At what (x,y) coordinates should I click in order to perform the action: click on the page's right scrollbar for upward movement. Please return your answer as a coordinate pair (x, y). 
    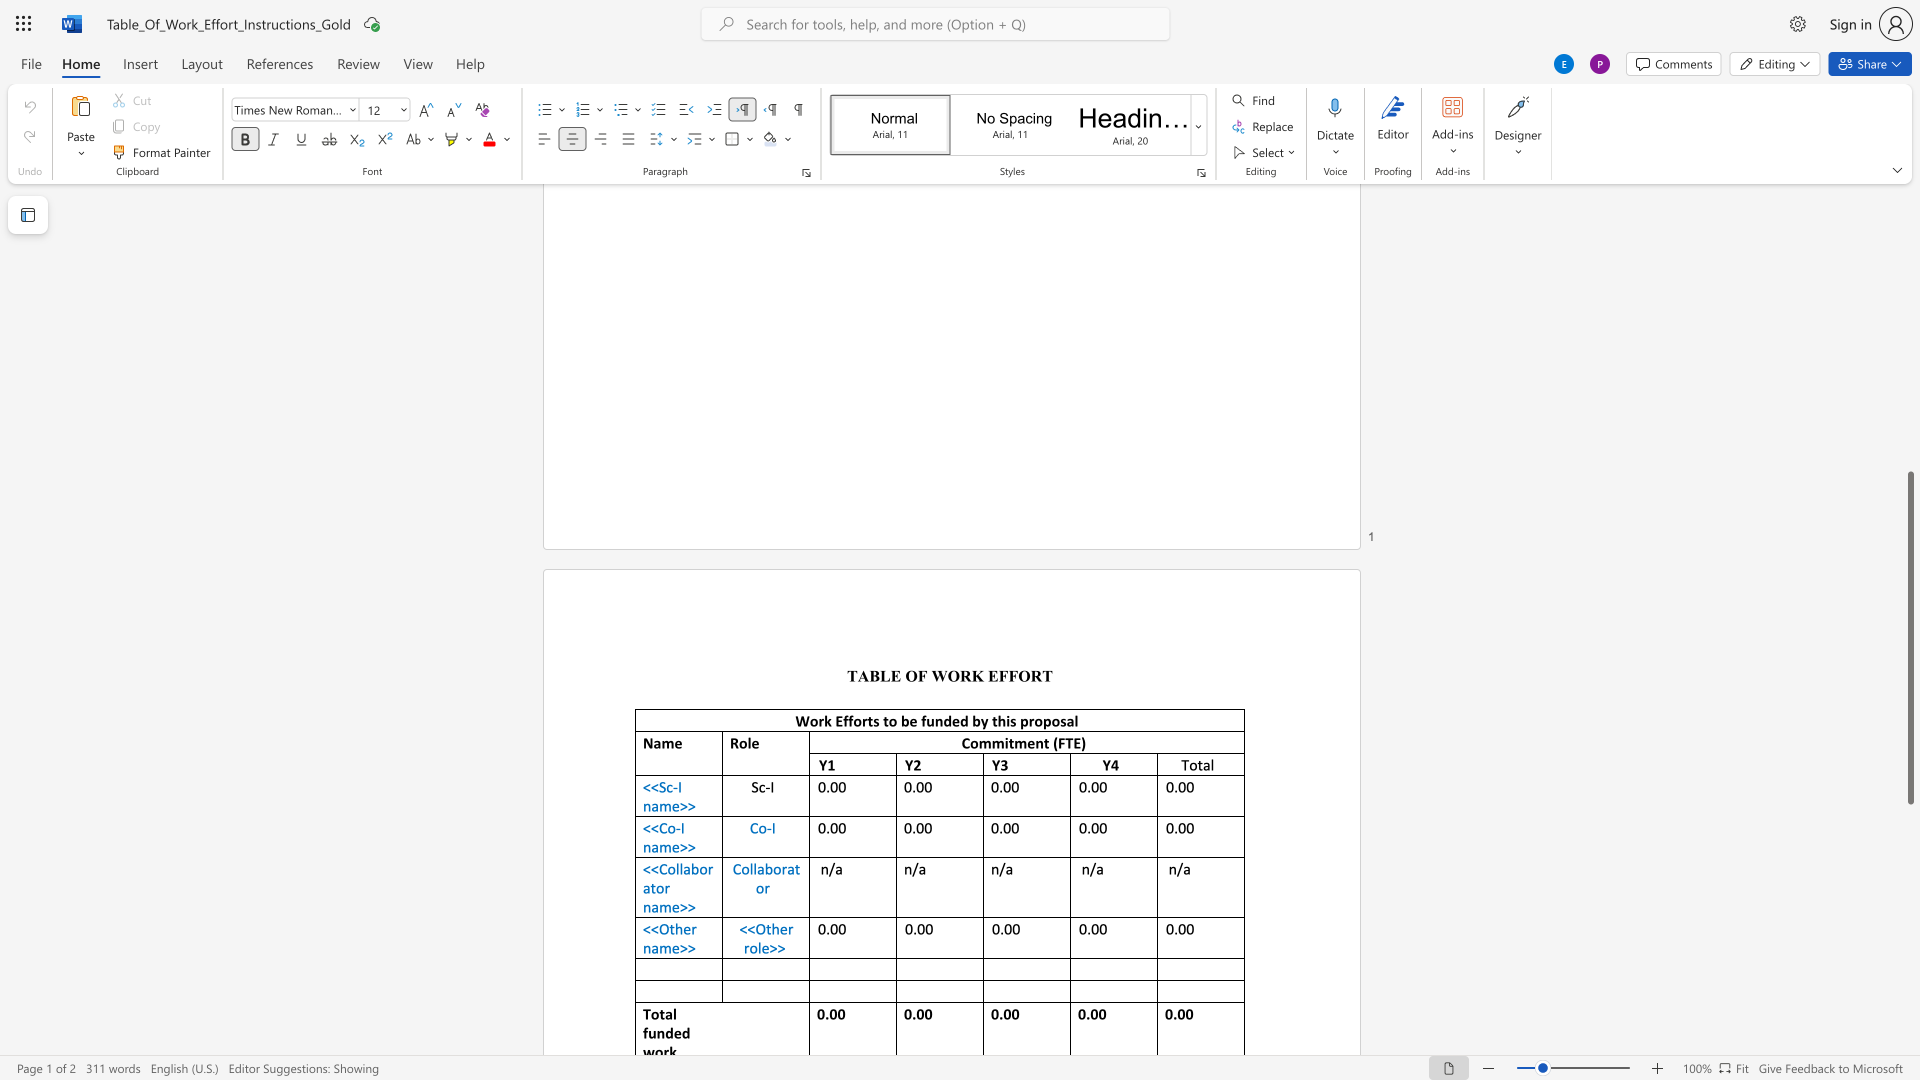
    Looking at the image, I should click on (1909, 319).